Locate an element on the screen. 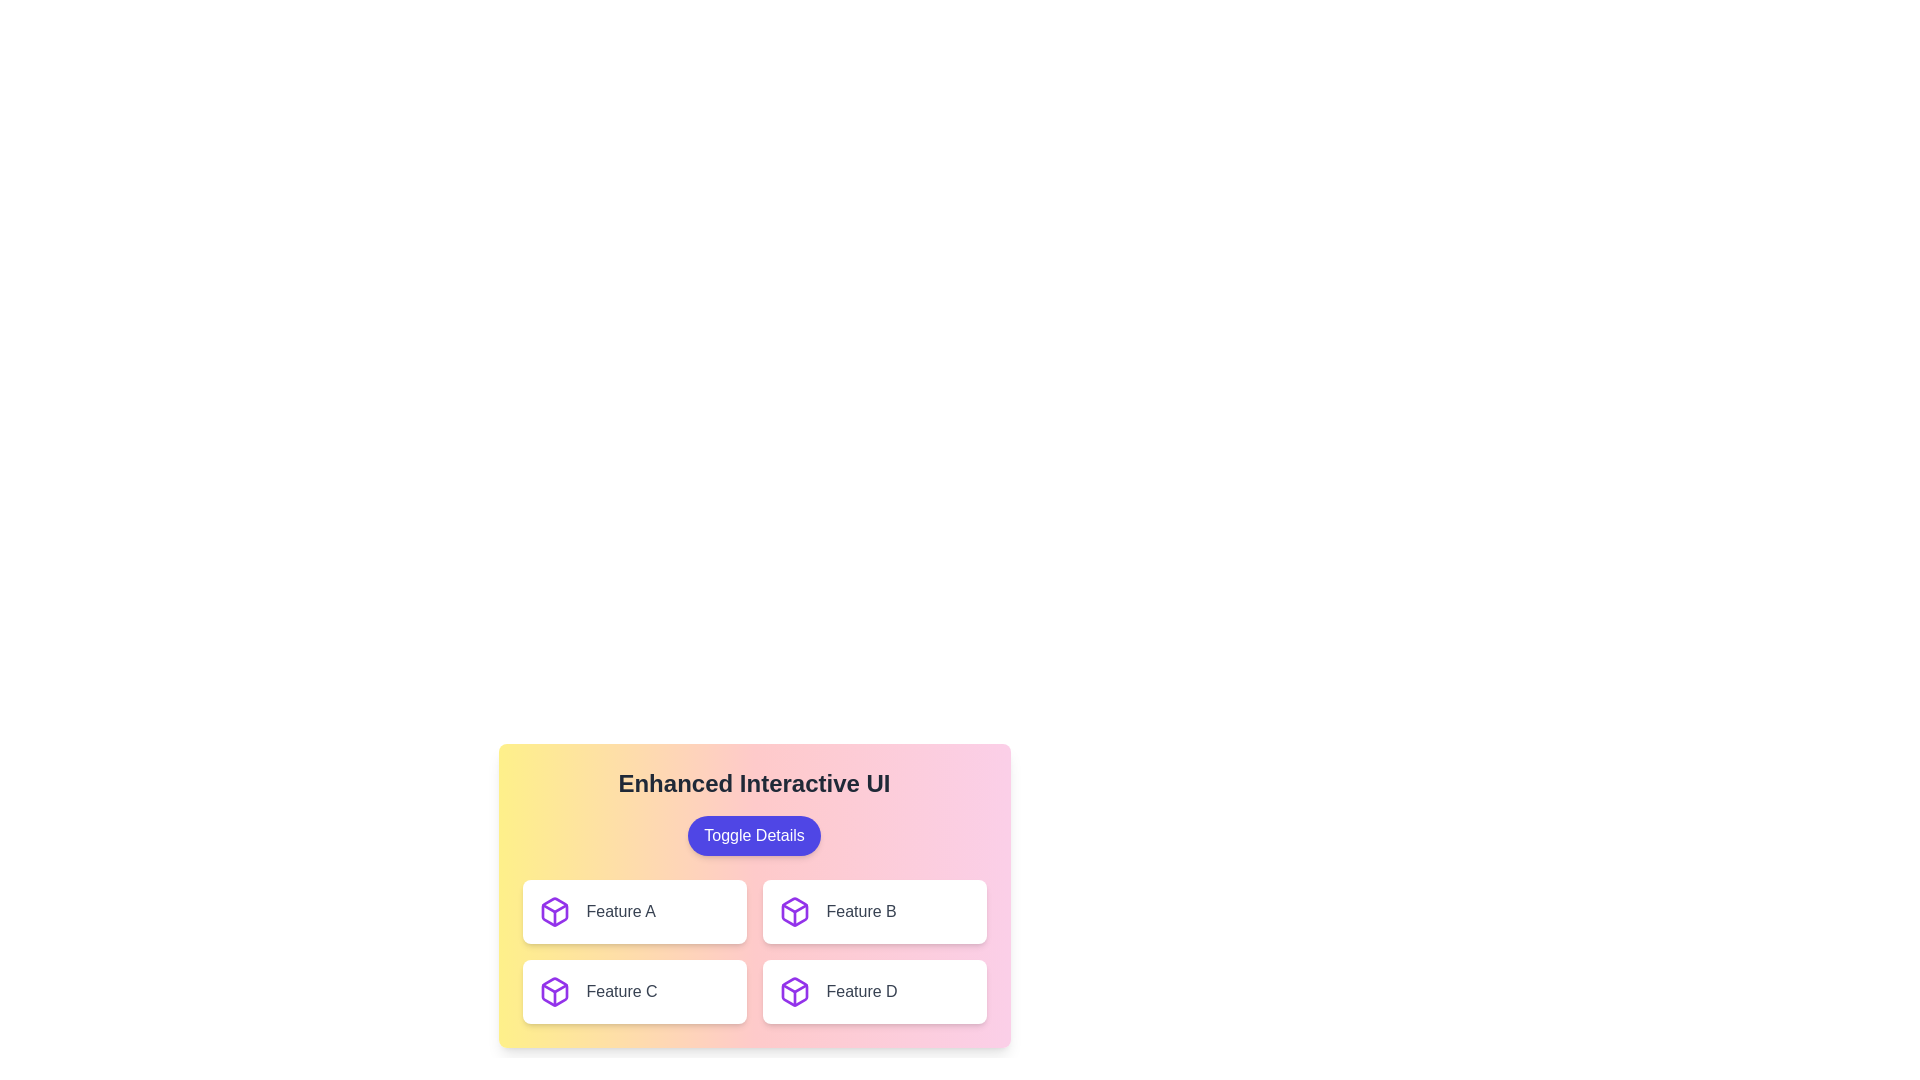 The image size is (1920, 1080). the Text label that identifies the feature associated with the purple box icon, positioned in the second column, first row of a 2x2 grid layout is located at coordinates (861, 911).